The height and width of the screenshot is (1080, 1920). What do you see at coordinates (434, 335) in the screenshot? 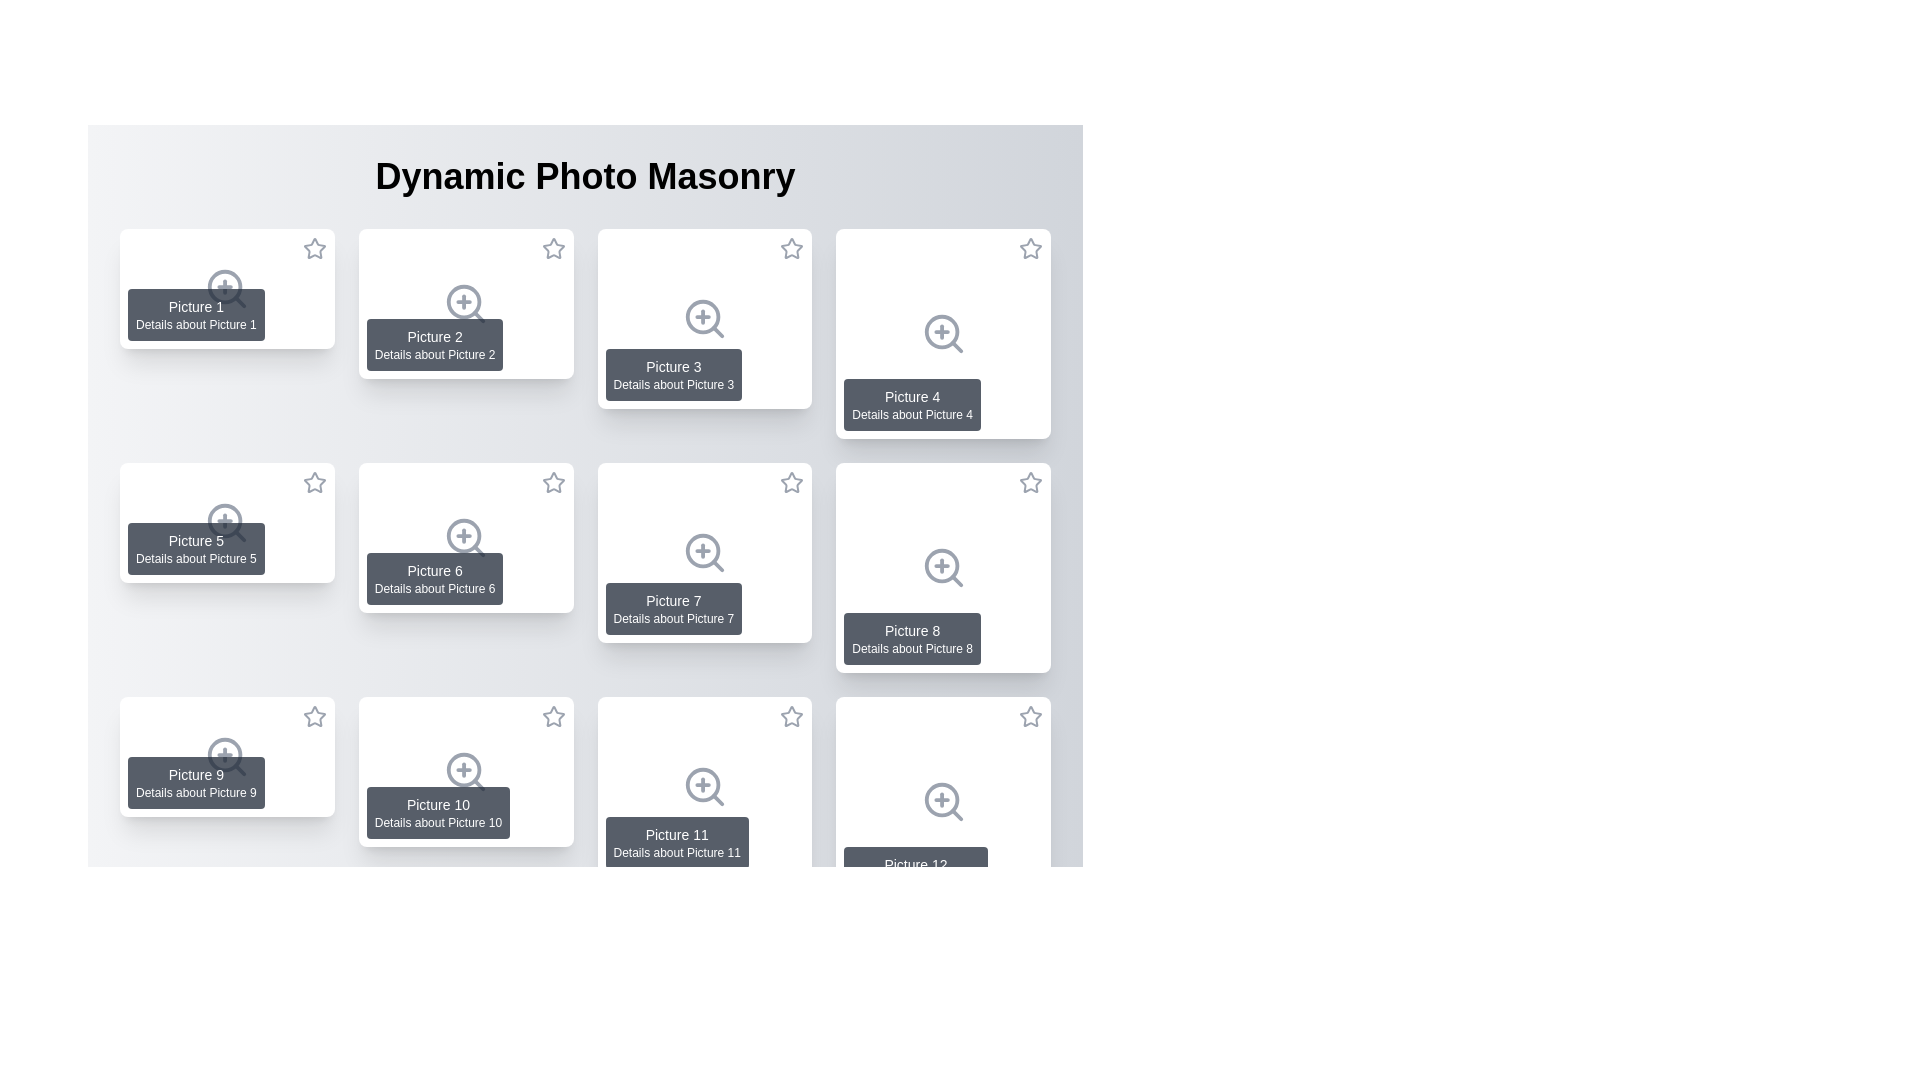
I see `text 'Picture 2' from the label styled in a small font with medium emphasis, located within a dark gray background at the bottom-left corner of the adjacent picture card` at bounding box center [434, 335].